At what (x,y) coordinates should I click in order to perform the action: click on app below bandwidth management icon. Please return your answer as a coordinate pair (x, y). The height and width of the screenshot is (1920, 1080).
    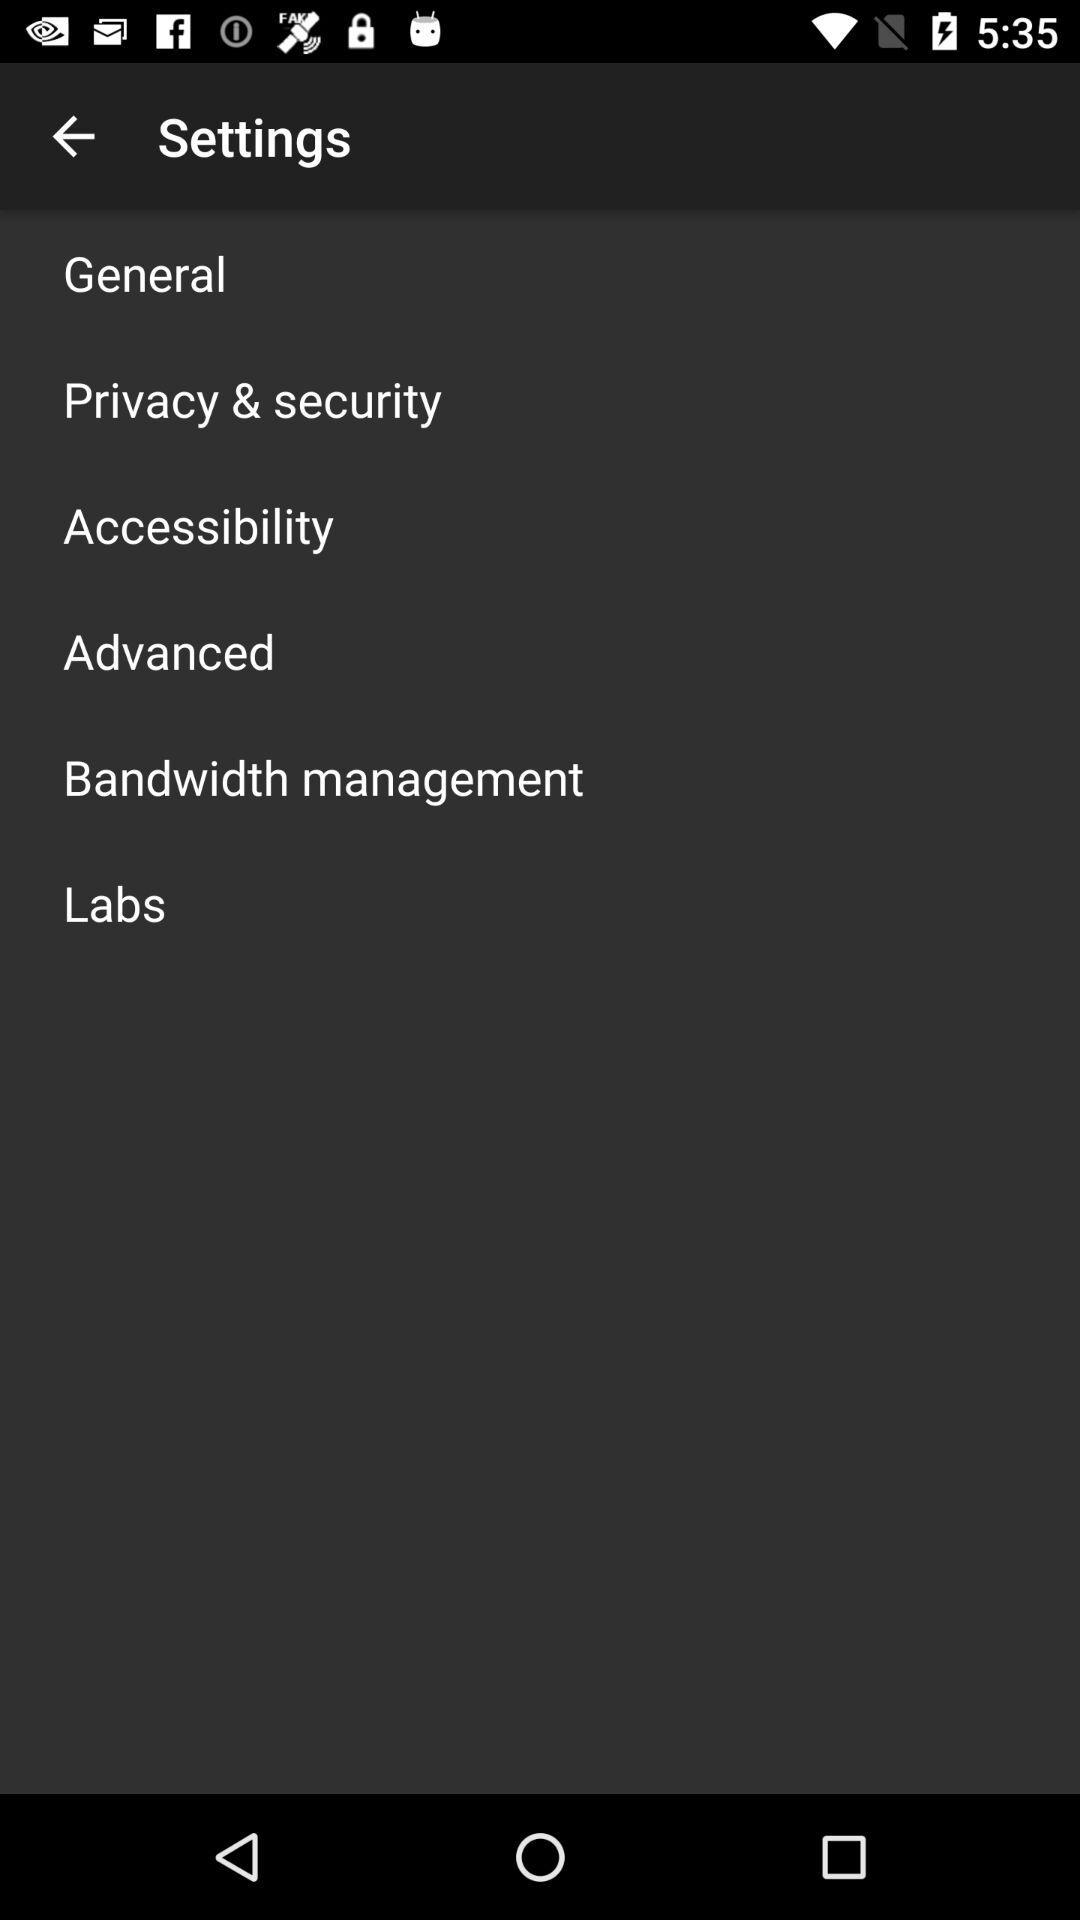
    Looking at the image, I should click on (114, 901).